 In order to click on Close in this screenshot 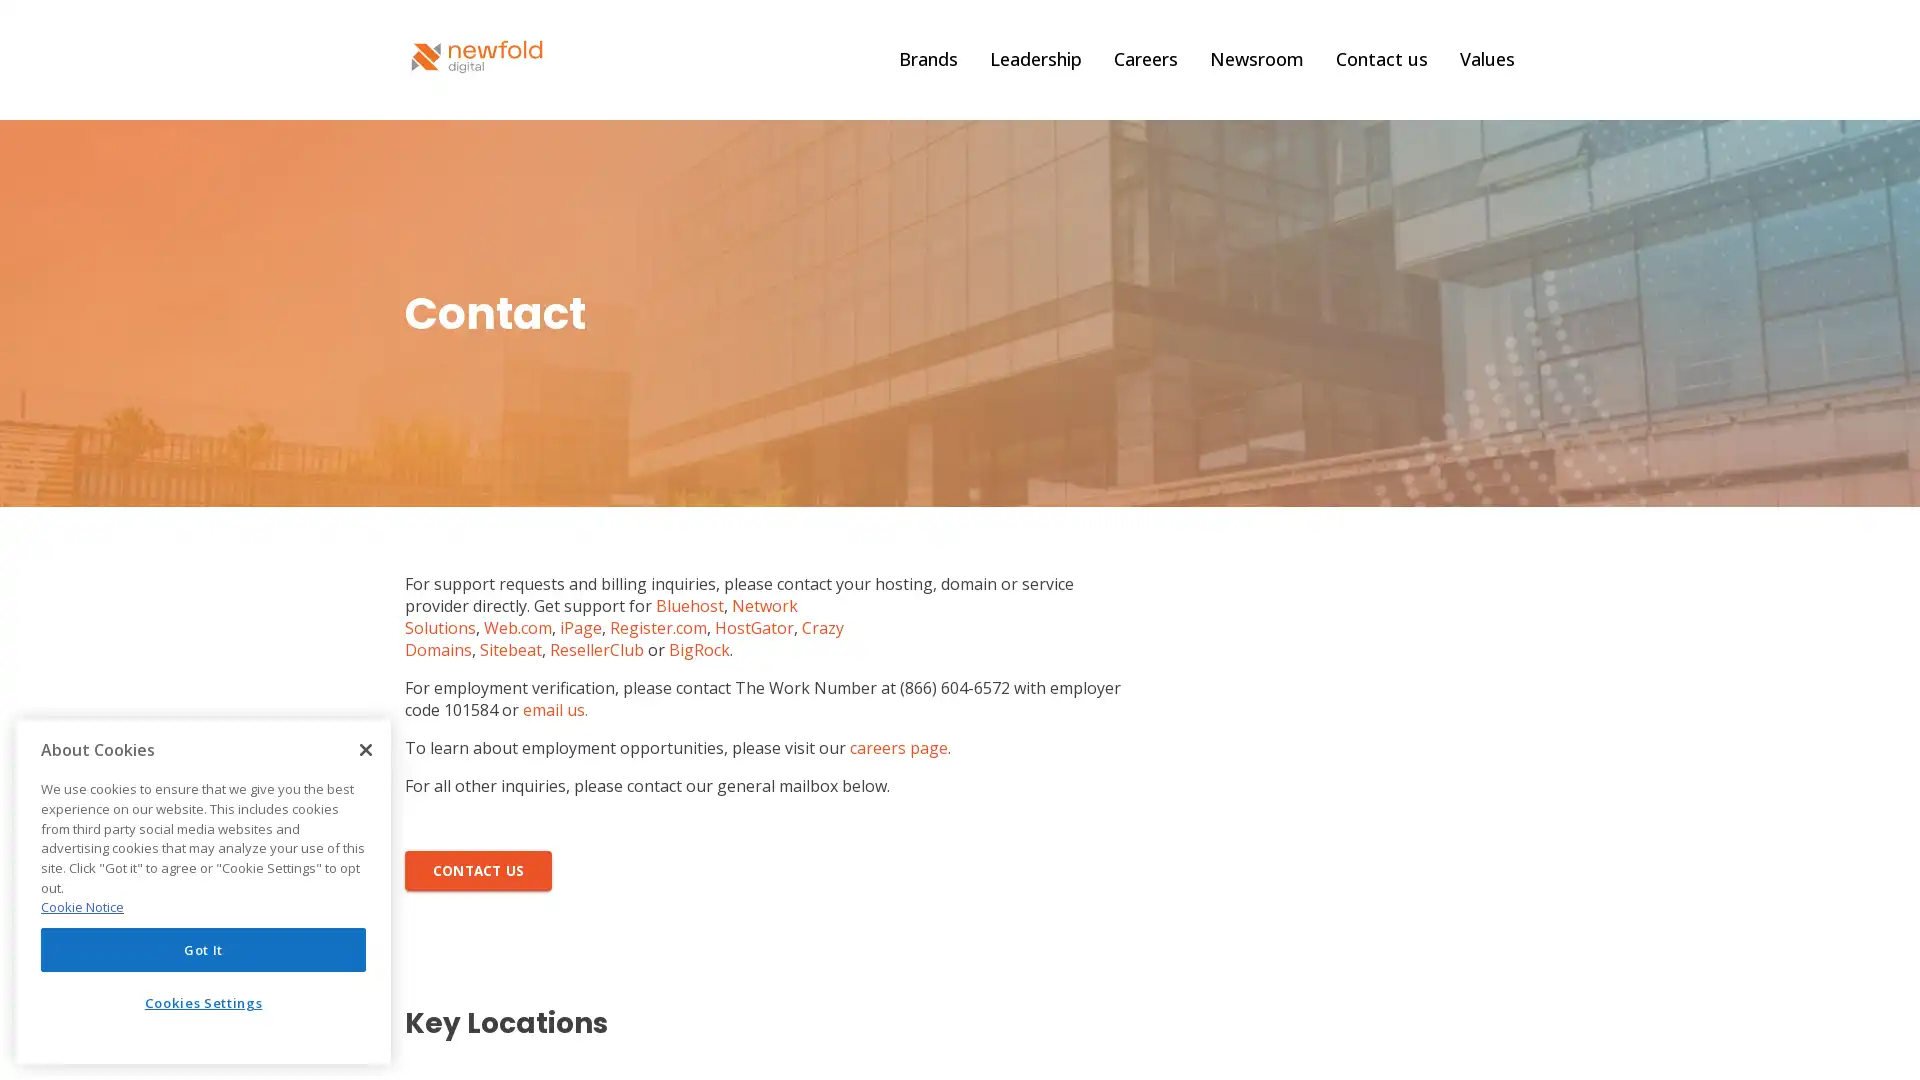, I will do `click(365, 749)`.